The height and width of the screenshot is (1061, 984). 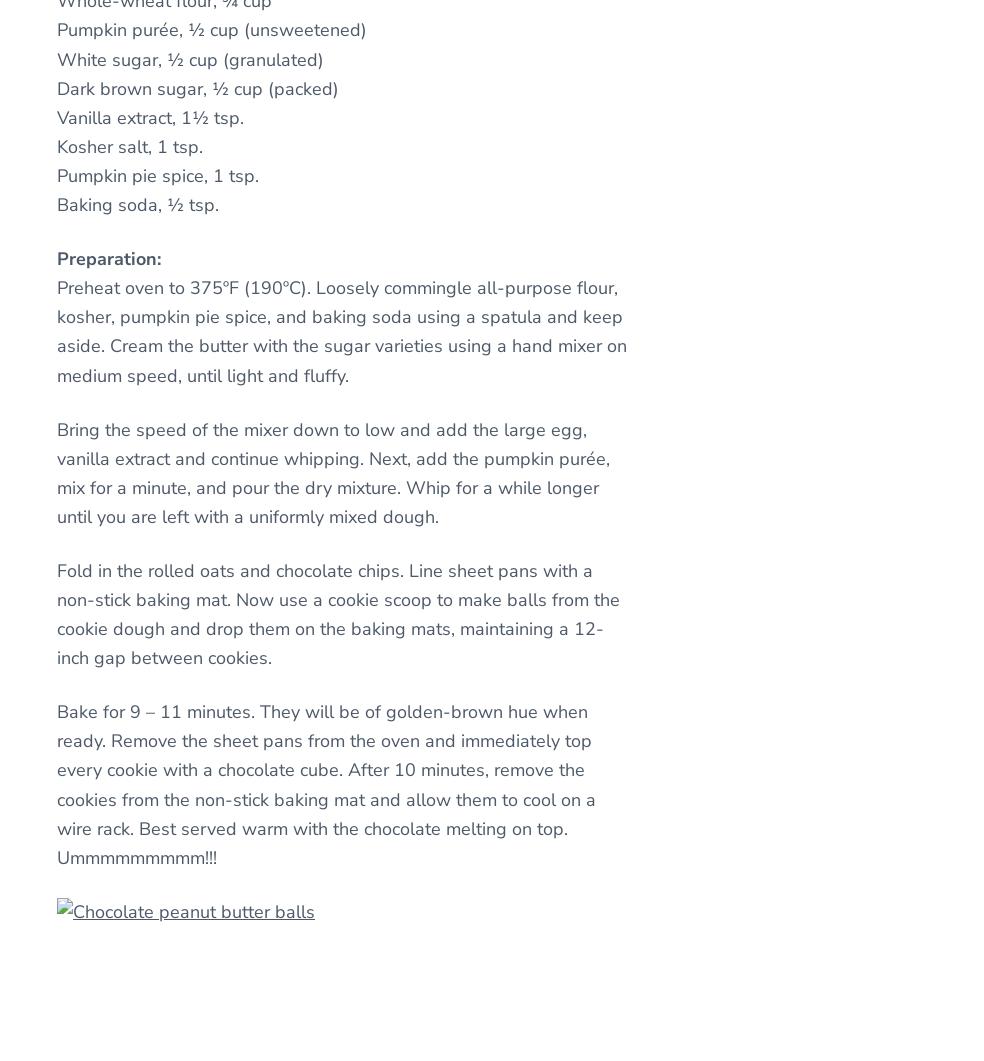 What do you see at coordinates (337, 613) in the screenshot?
I see `'Fold in the rolled oats and chocolate chips. Line sheet pans with a non-stick baking mat. Now use a cookie scoop to make balls from the cookie dough and drop them on the baking mats, maintaining a 12-inch gap between cookies.'` at bounding box center [337, 613].